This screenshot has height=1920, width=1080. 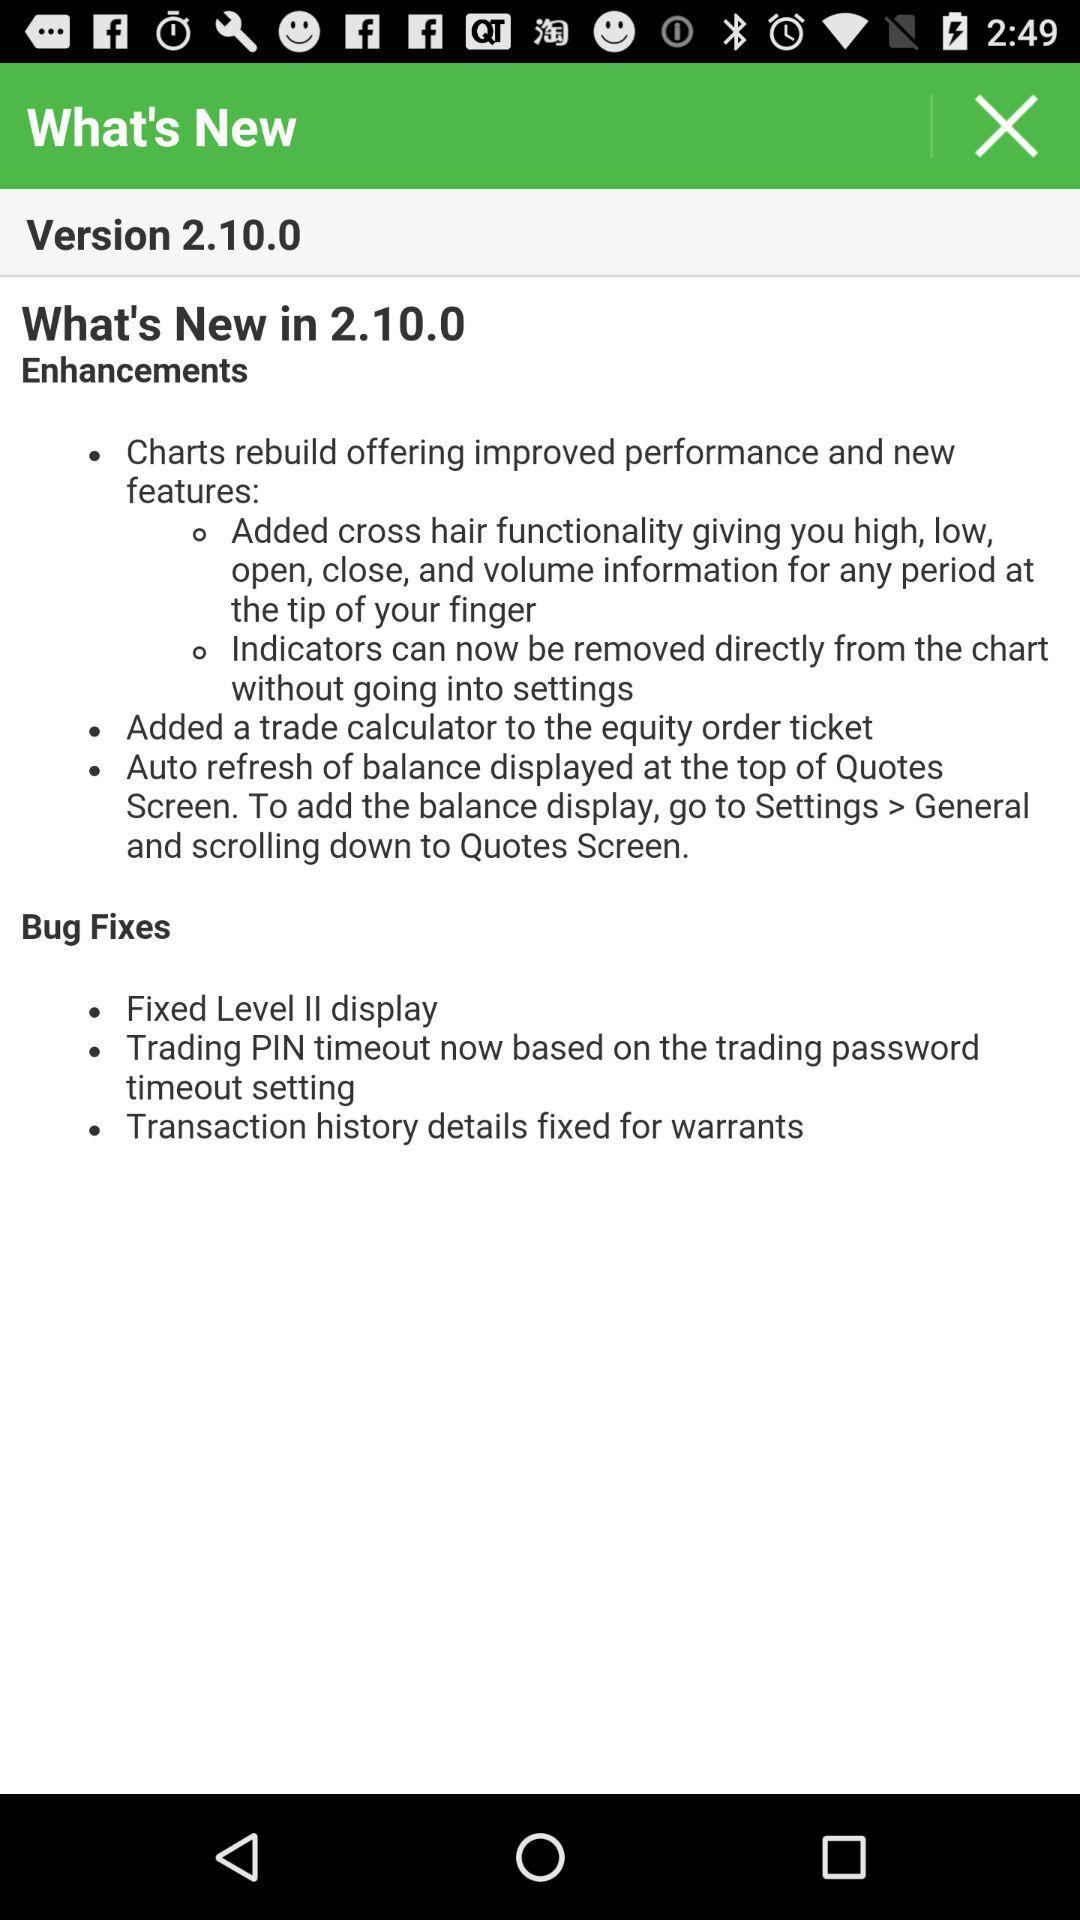 I want to click on coles button, so click(x=1006, y=124).